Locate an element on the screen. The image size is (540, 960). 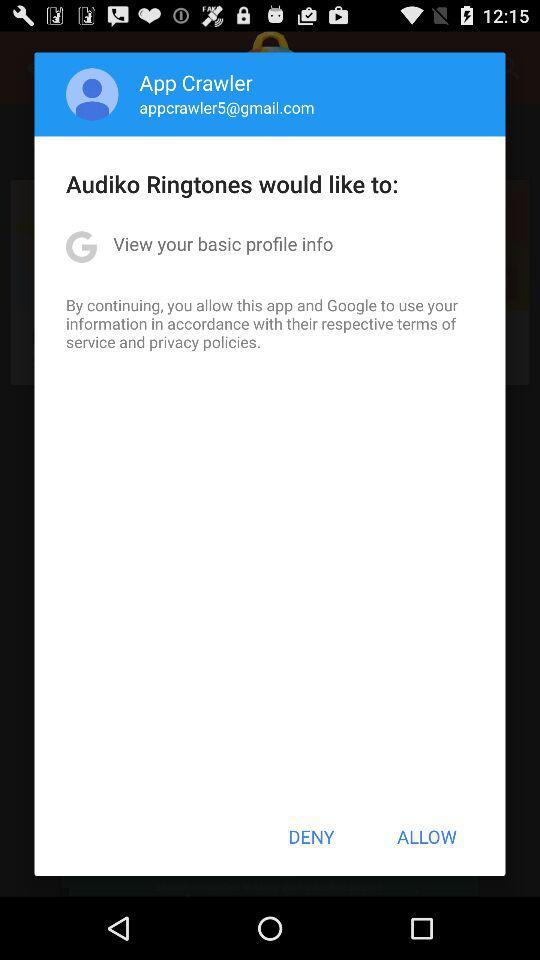
item to the left of the app crawler icon is located at coordinates (91, 94).